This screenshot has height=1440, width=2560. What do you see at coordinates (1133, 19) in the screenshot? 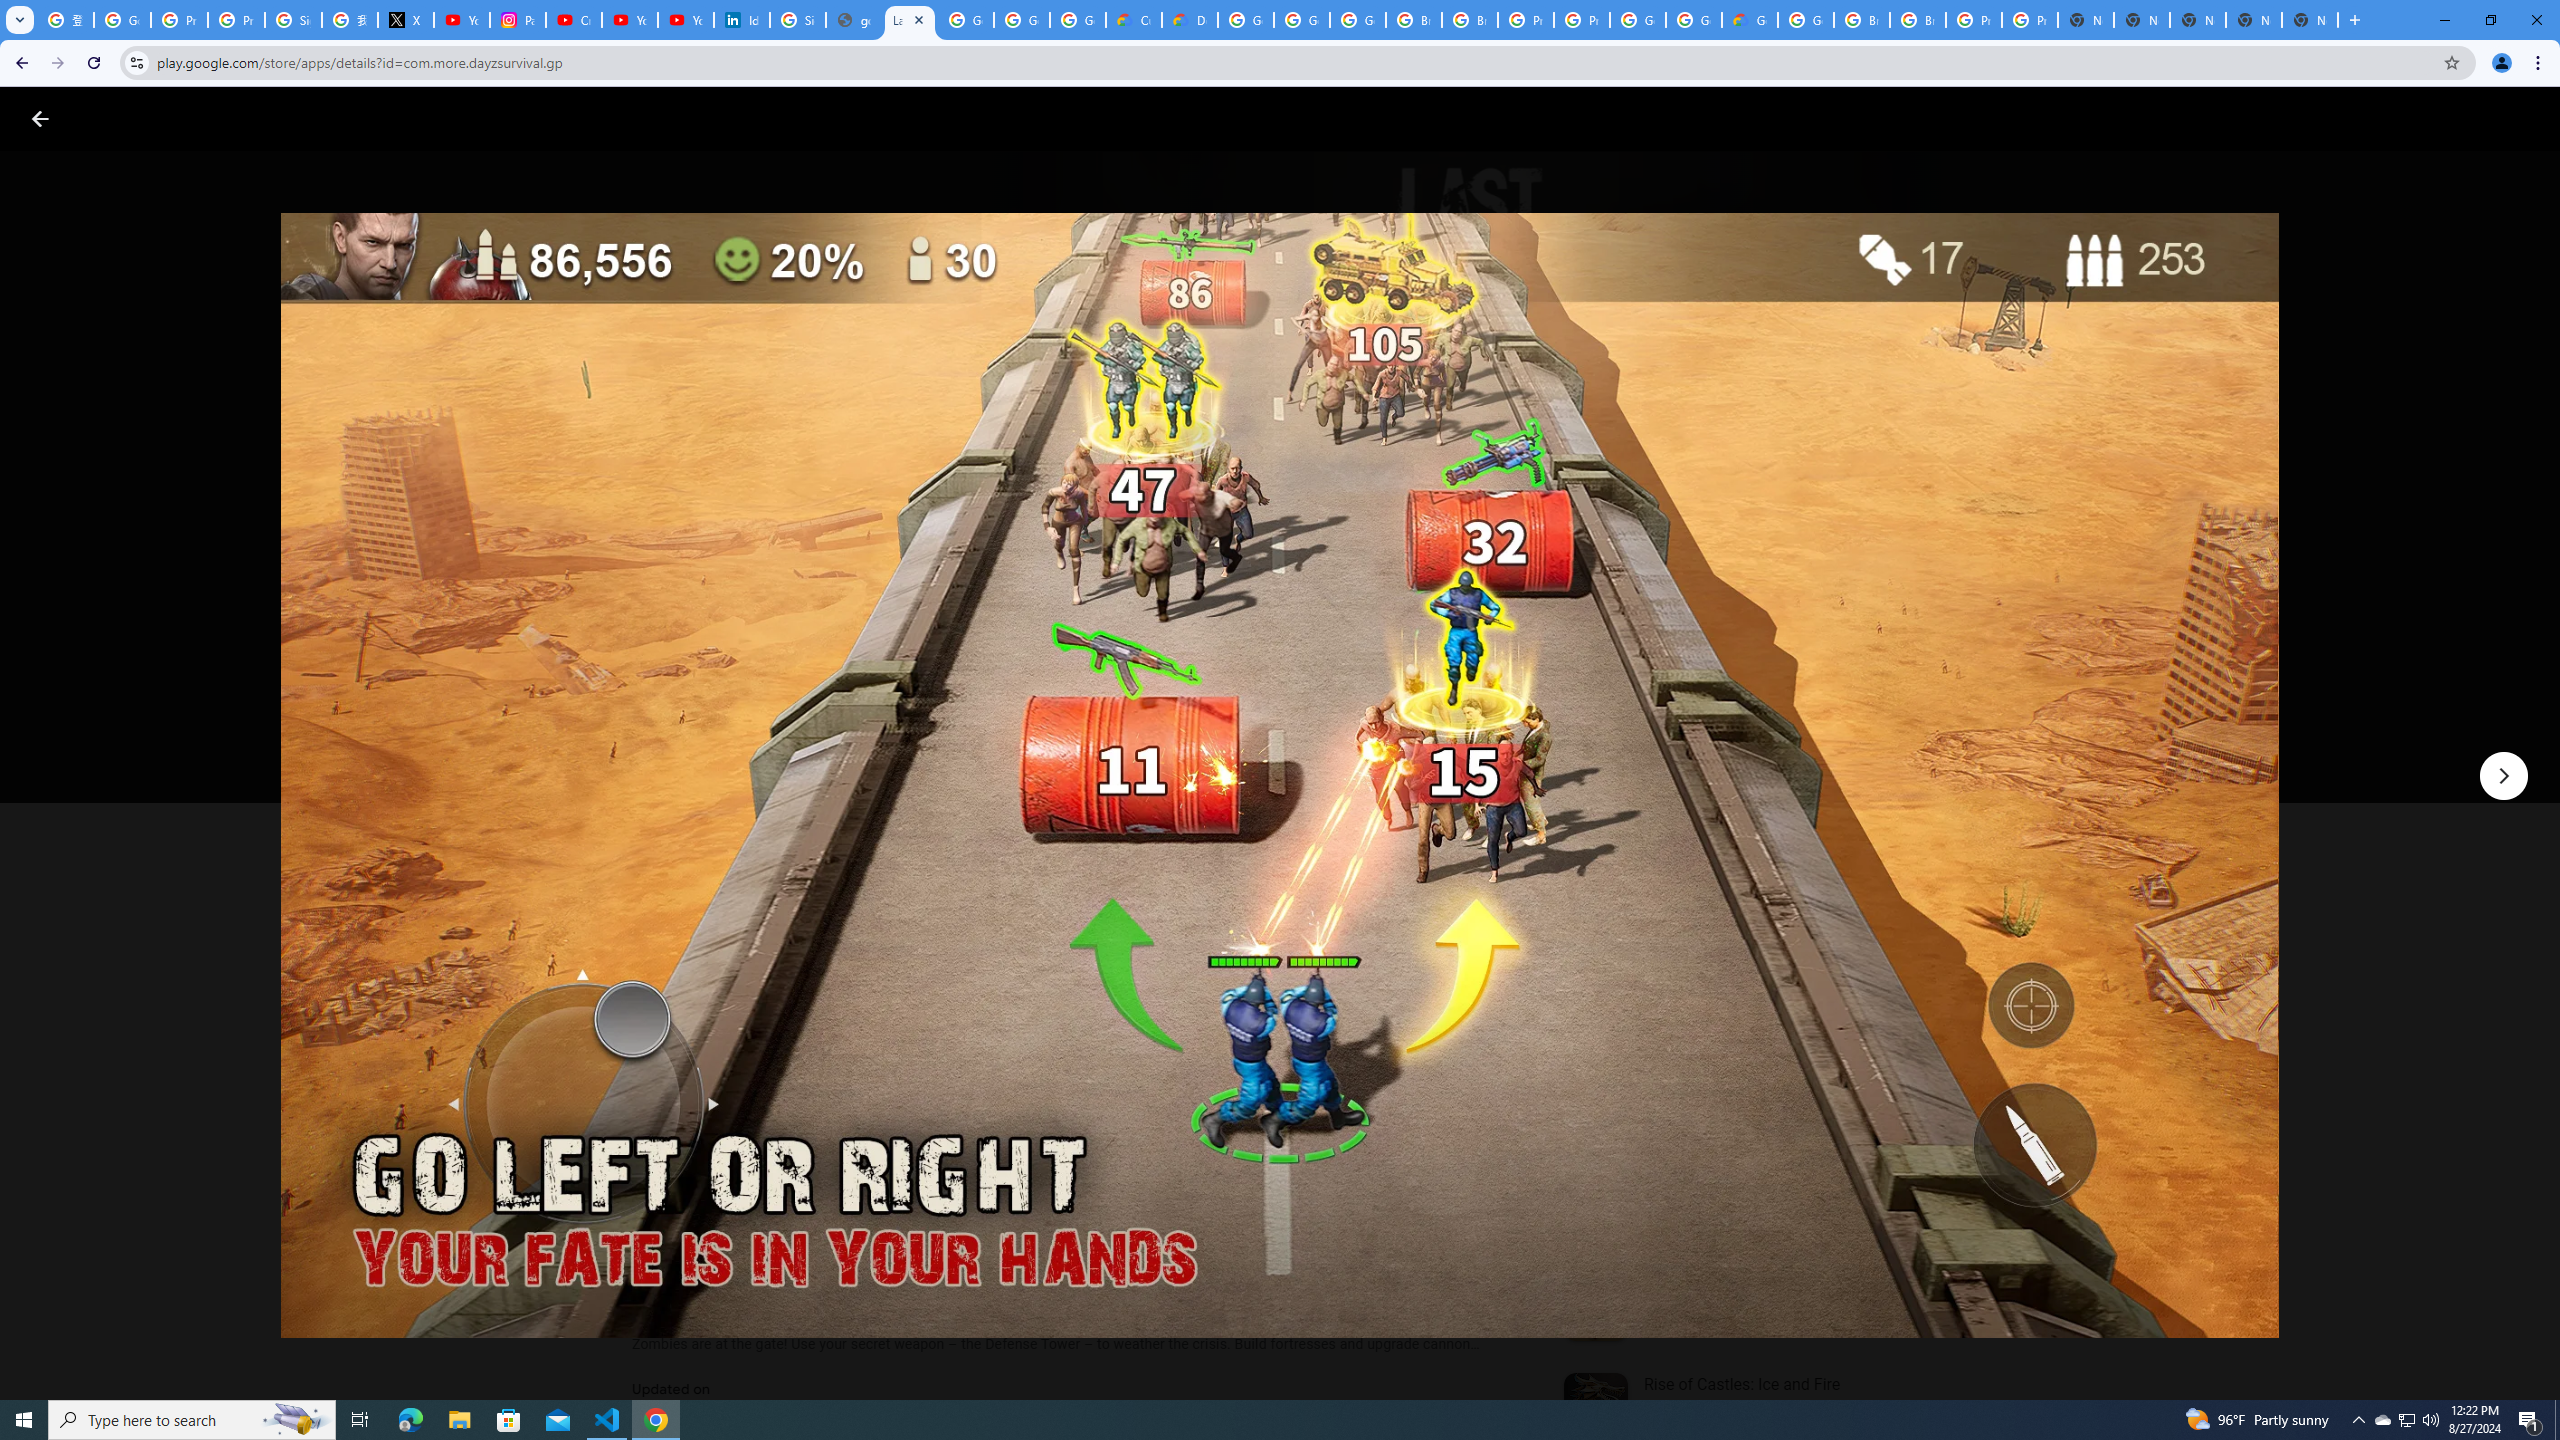
I see `'Customer Care | Google Cloud'` at bounding box center [1133, 19].